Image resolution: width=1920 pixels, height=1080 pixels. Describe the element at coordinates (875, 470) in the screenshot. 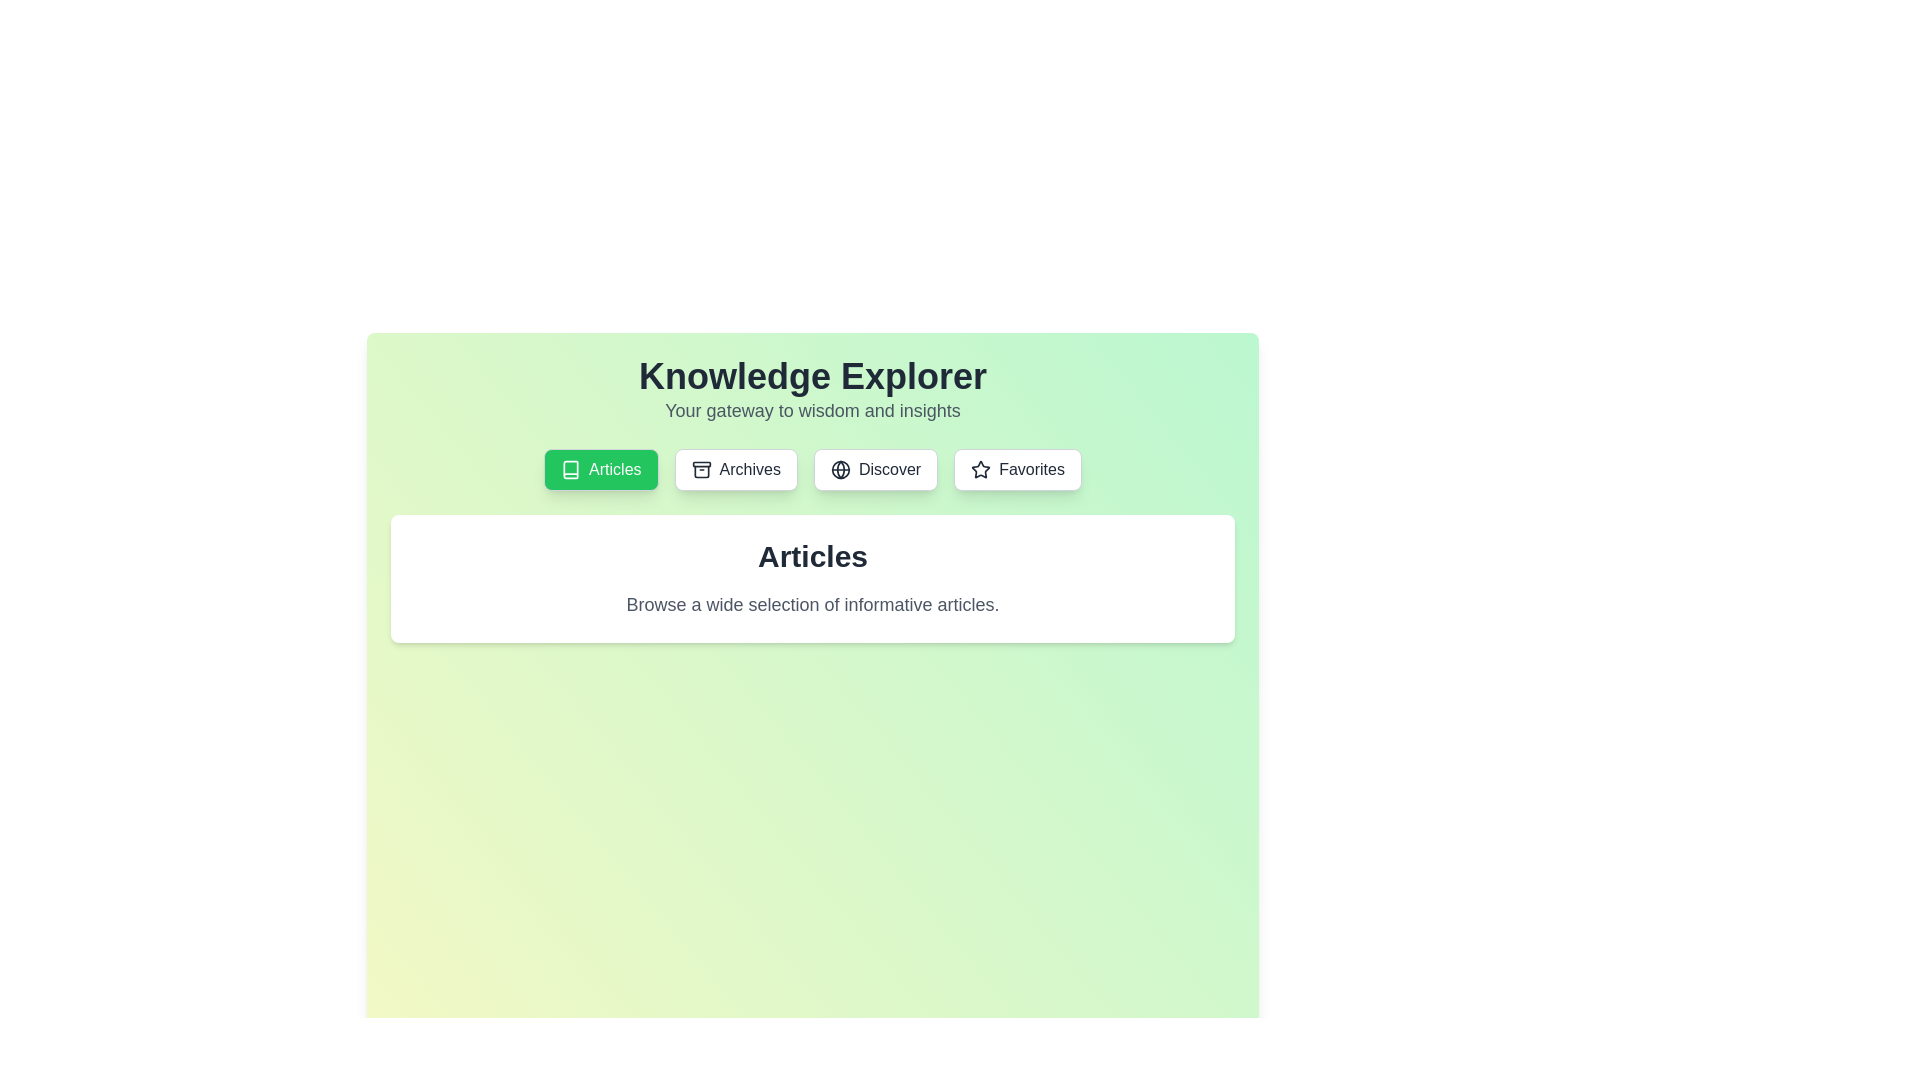

I see `the tab labeled Discover` at that location.